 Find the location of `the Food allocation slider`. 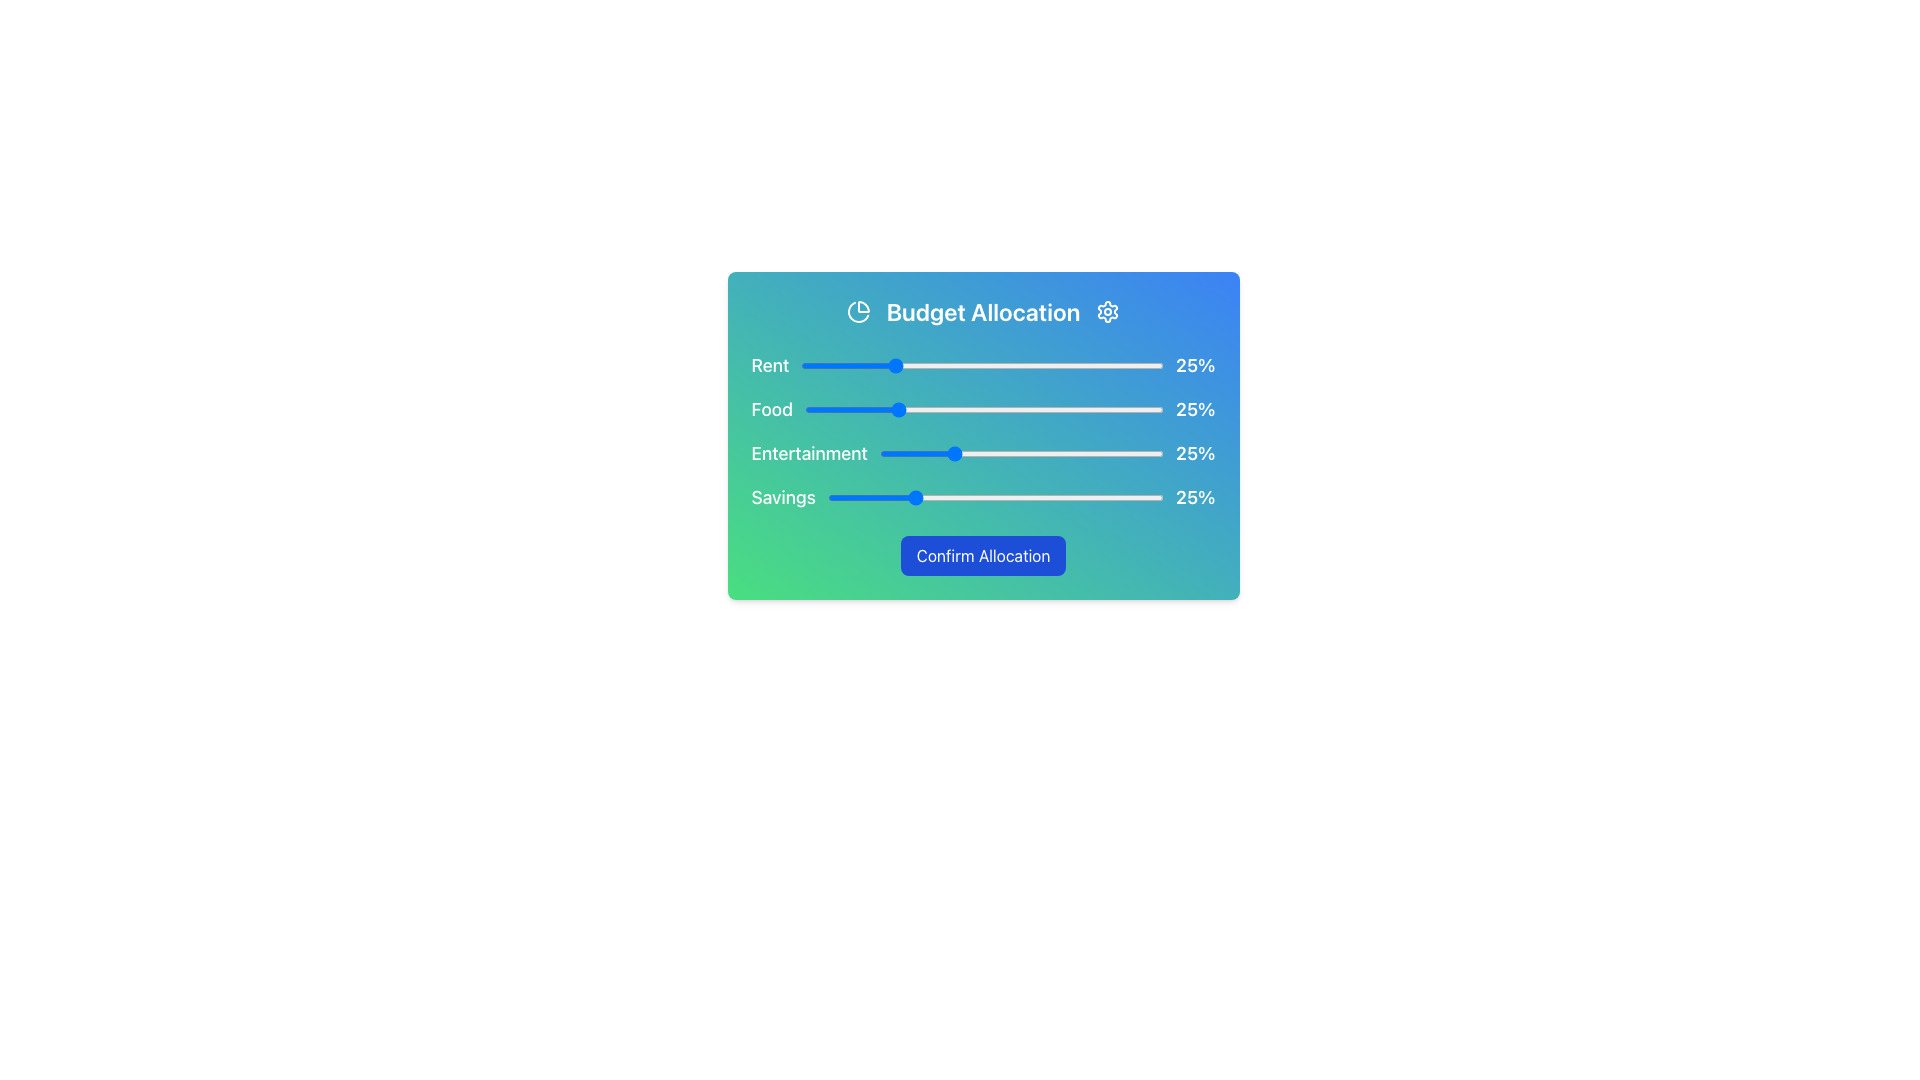

the Food allocation slider is located at coordinates (890, 408).